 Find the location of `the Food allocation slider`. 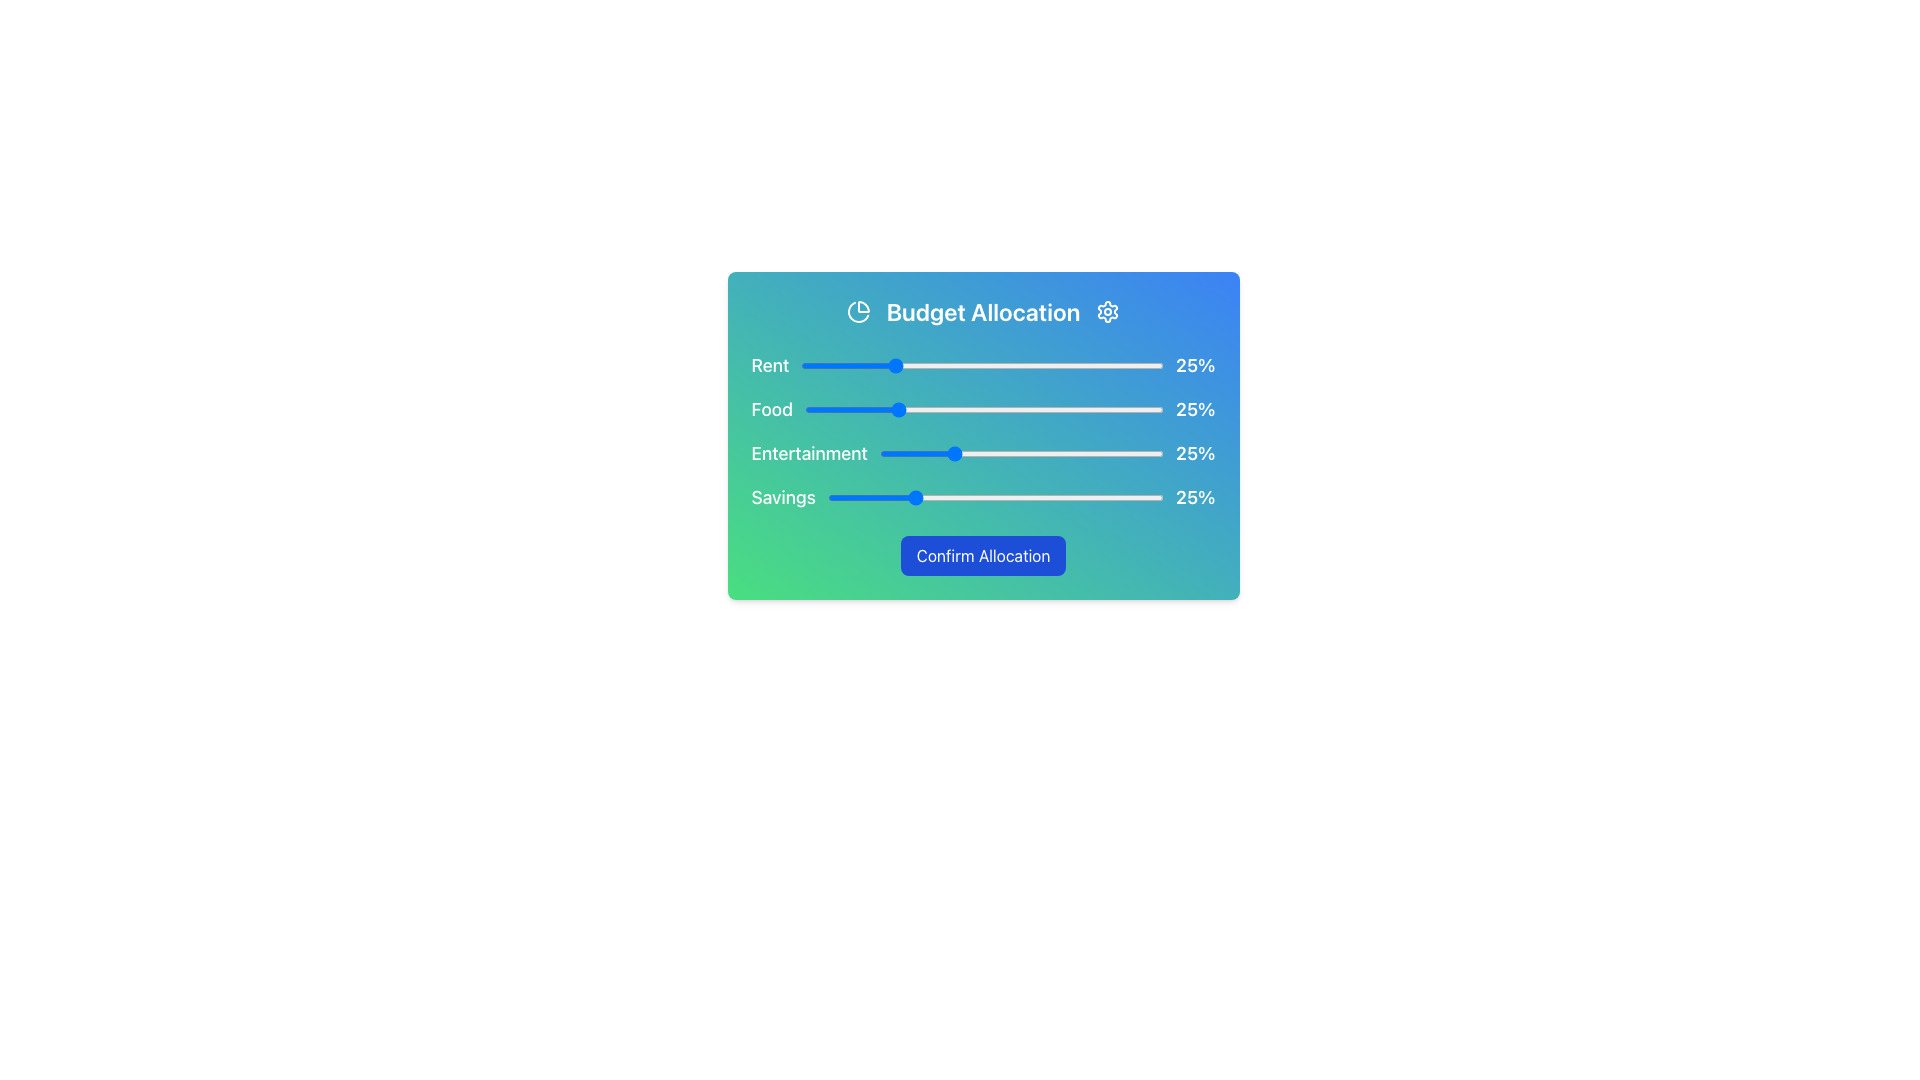

the Food allocation slider is located at coordinates (890, 408).